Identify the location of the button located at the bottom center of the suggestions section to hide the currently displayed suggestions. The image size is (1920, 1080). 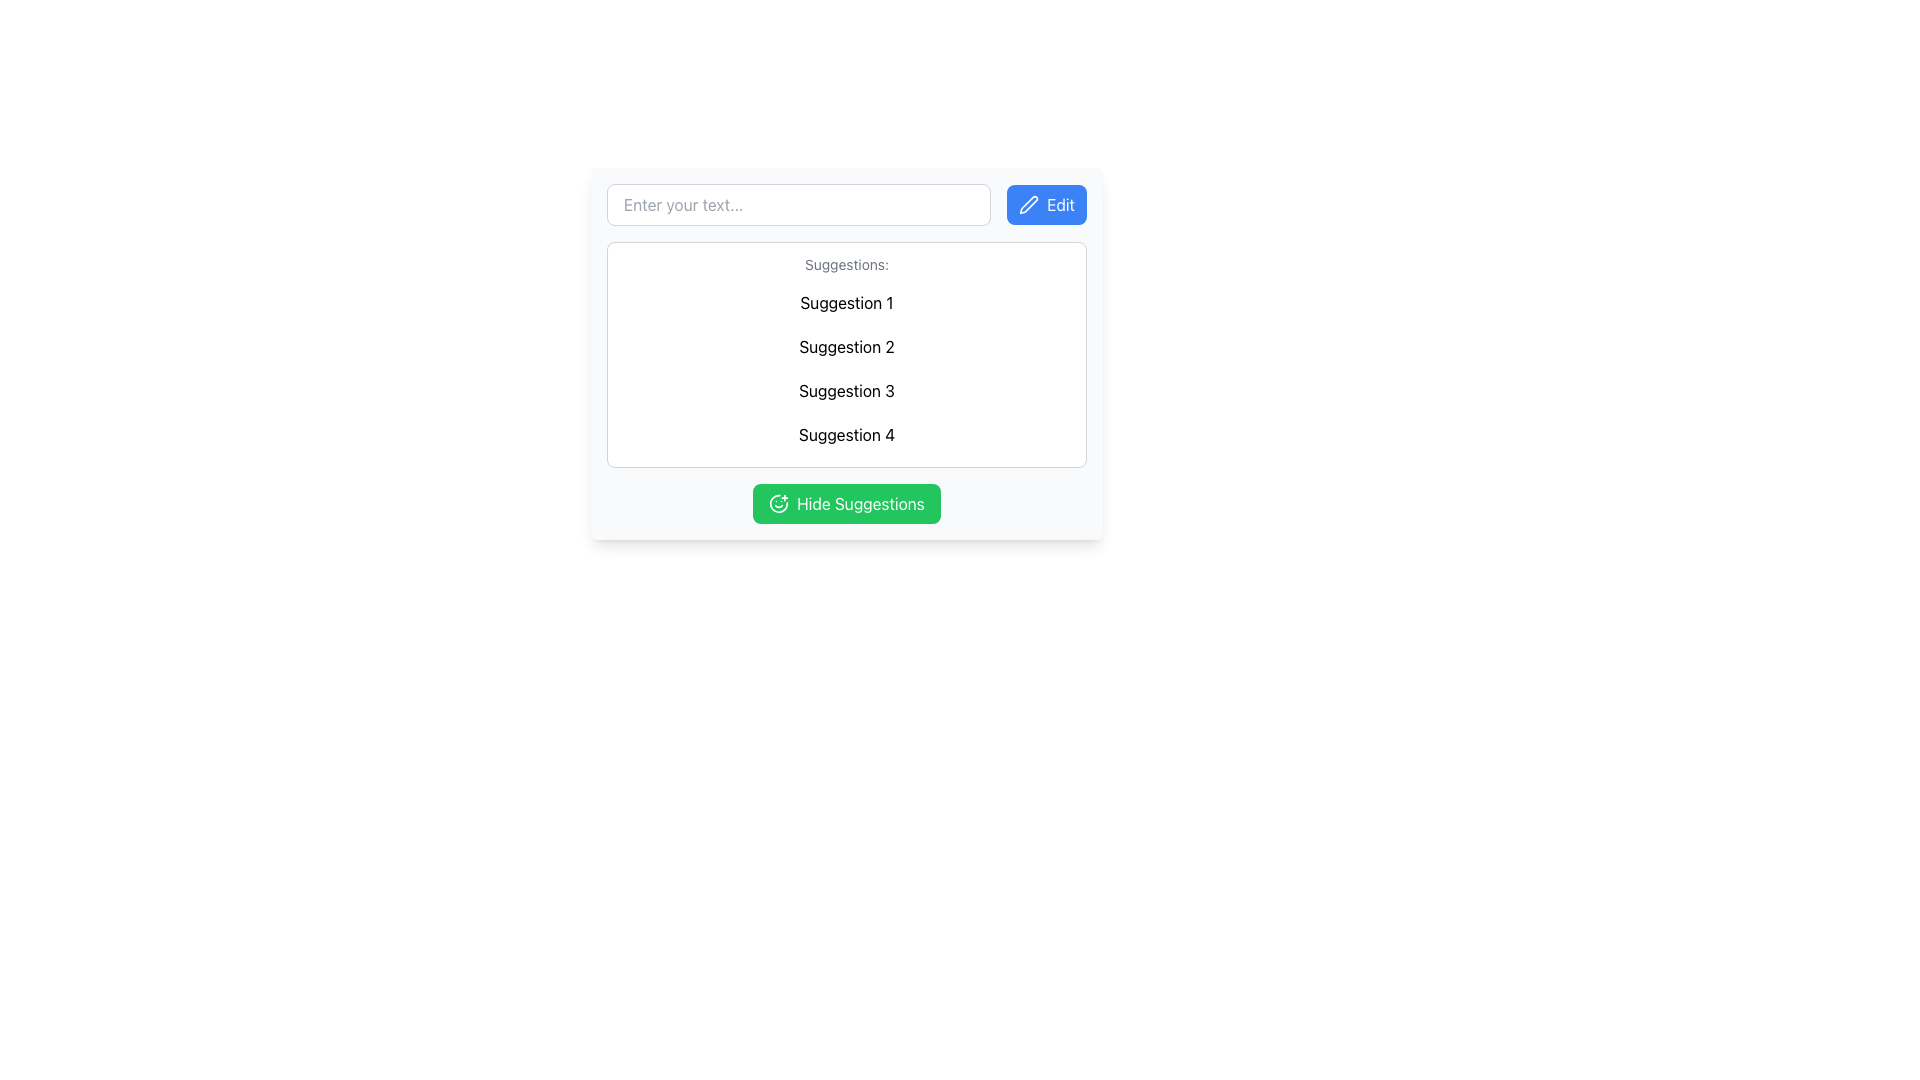
(846, 503).